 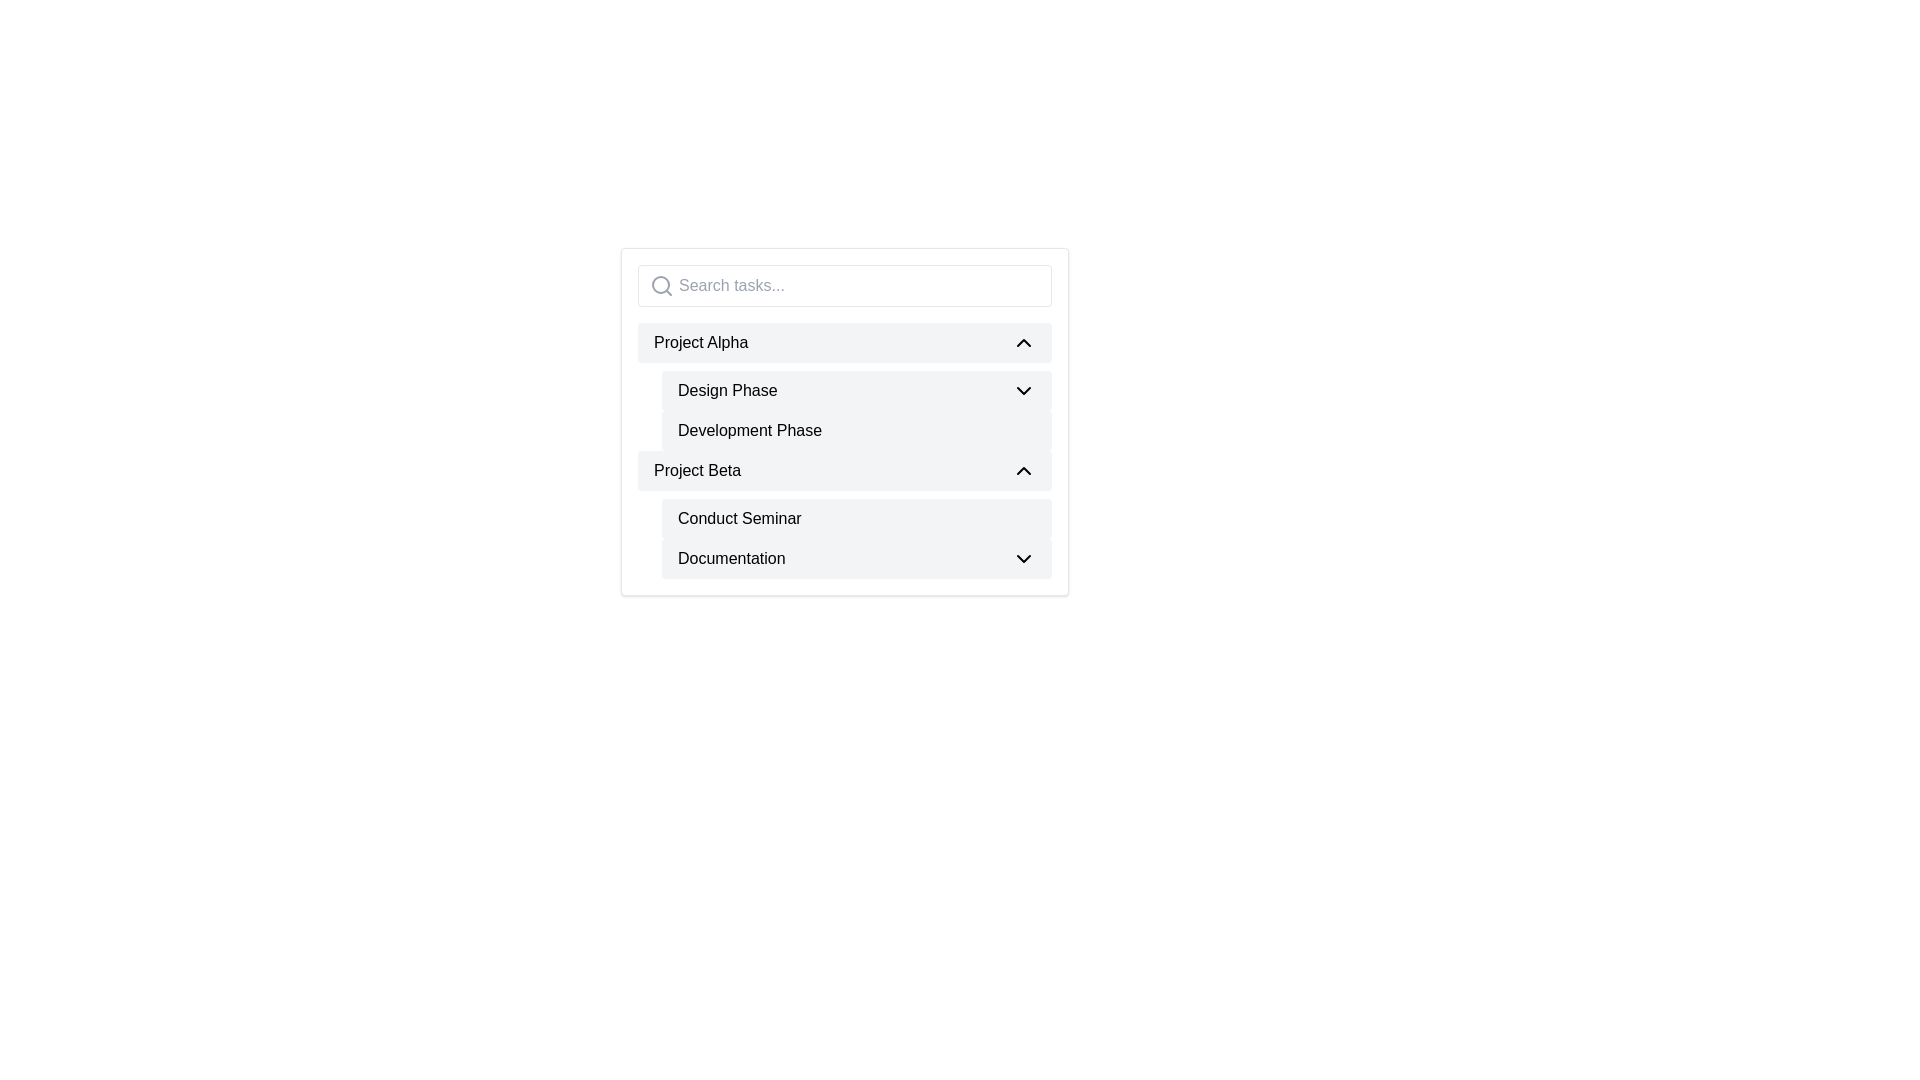 I want to click on the first button in the project phases group, so click(x=857, y=390).